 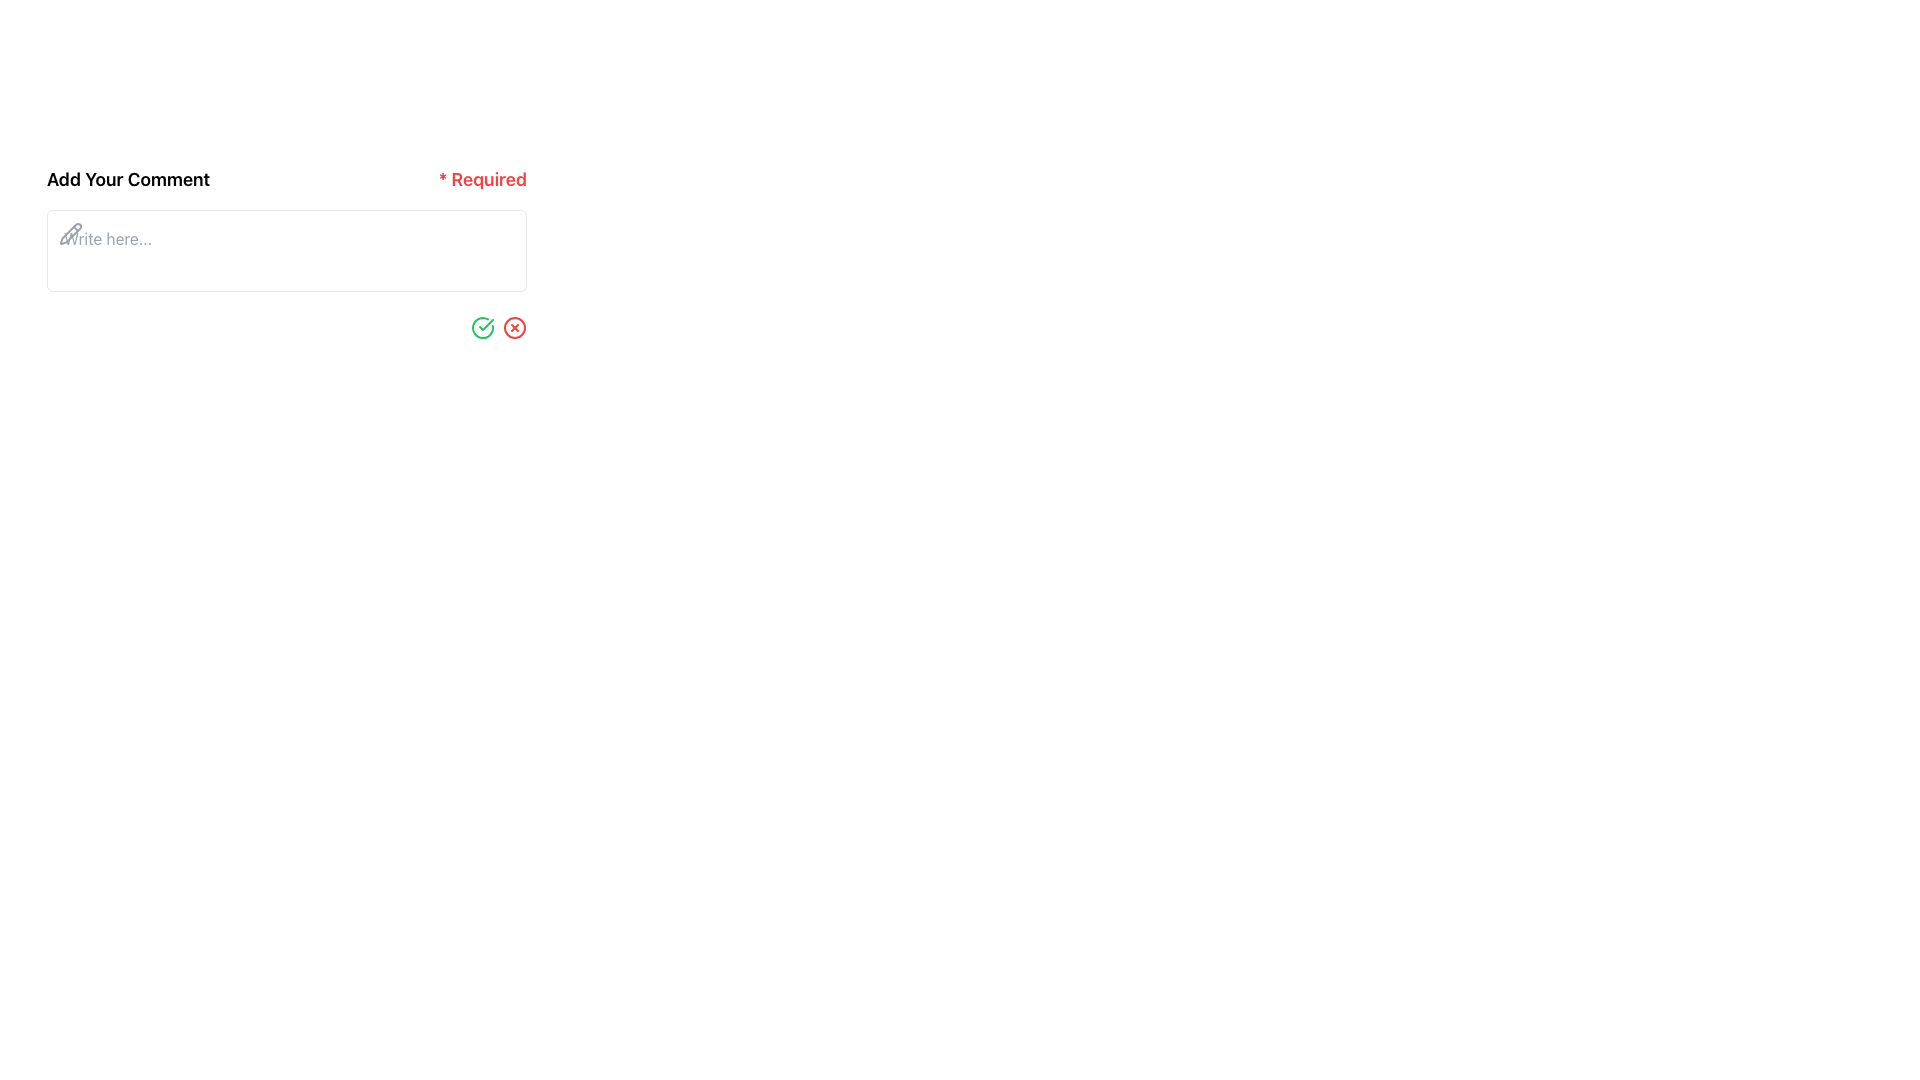 What do you see at coordinates (71, 233) in the screenshot?
I see `the gray pencil icon located at the top-left corner of the 'Write here...' textarea within the 'Add Your Comment' form for visual information` at bounding box center [71, 233].